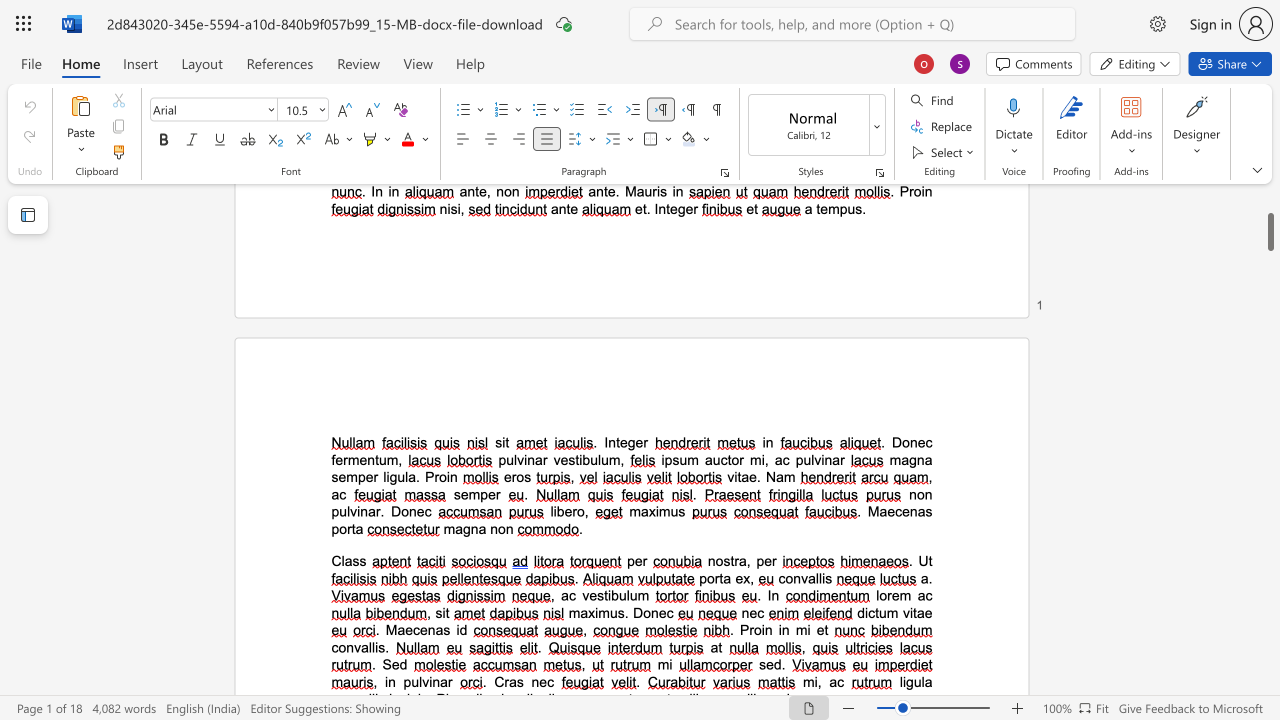 This screenshot has width=1280, height=720. What do you see at coordinates (805, 630) in the screenshot?
I see `the space between the continuous character "m" and "i" in the text` at bounding box center [805, 630].